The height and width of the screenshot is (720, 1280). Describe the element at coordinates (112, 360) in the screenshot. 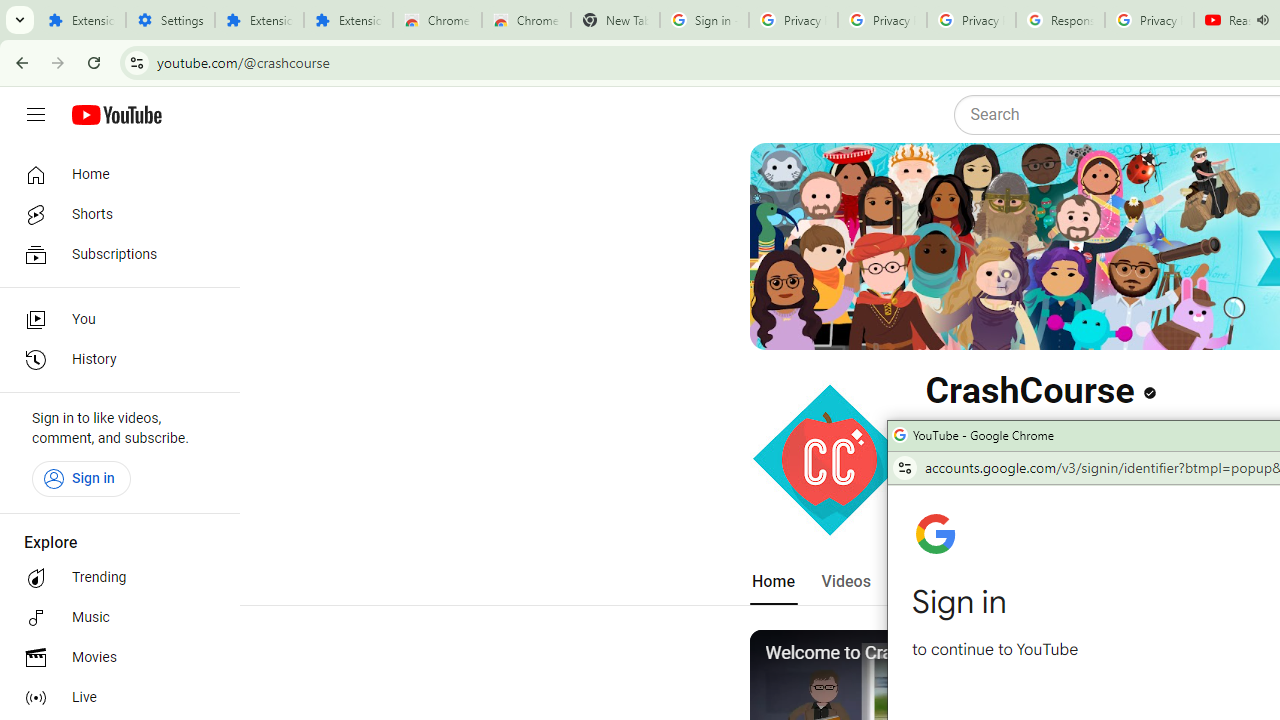

I see `'History'` at that location.